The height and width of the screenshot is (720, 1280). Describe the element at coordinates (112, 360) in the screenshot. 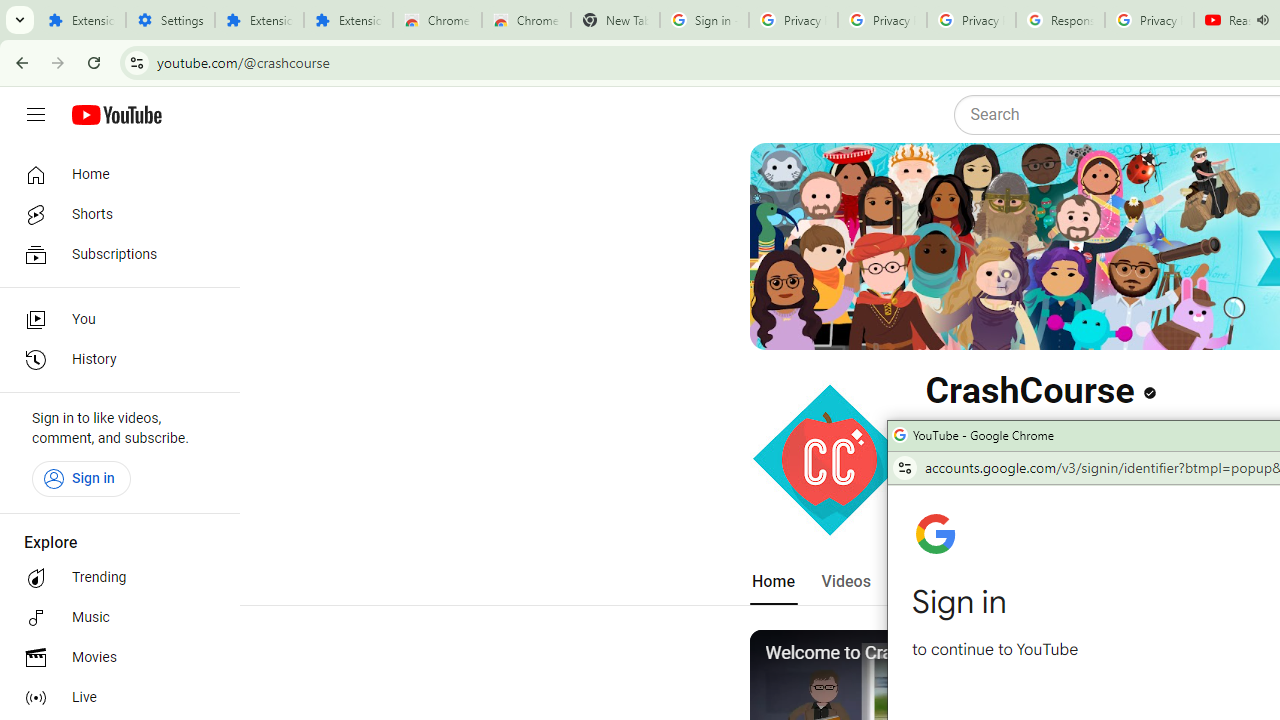

I see `'History'` at that location.